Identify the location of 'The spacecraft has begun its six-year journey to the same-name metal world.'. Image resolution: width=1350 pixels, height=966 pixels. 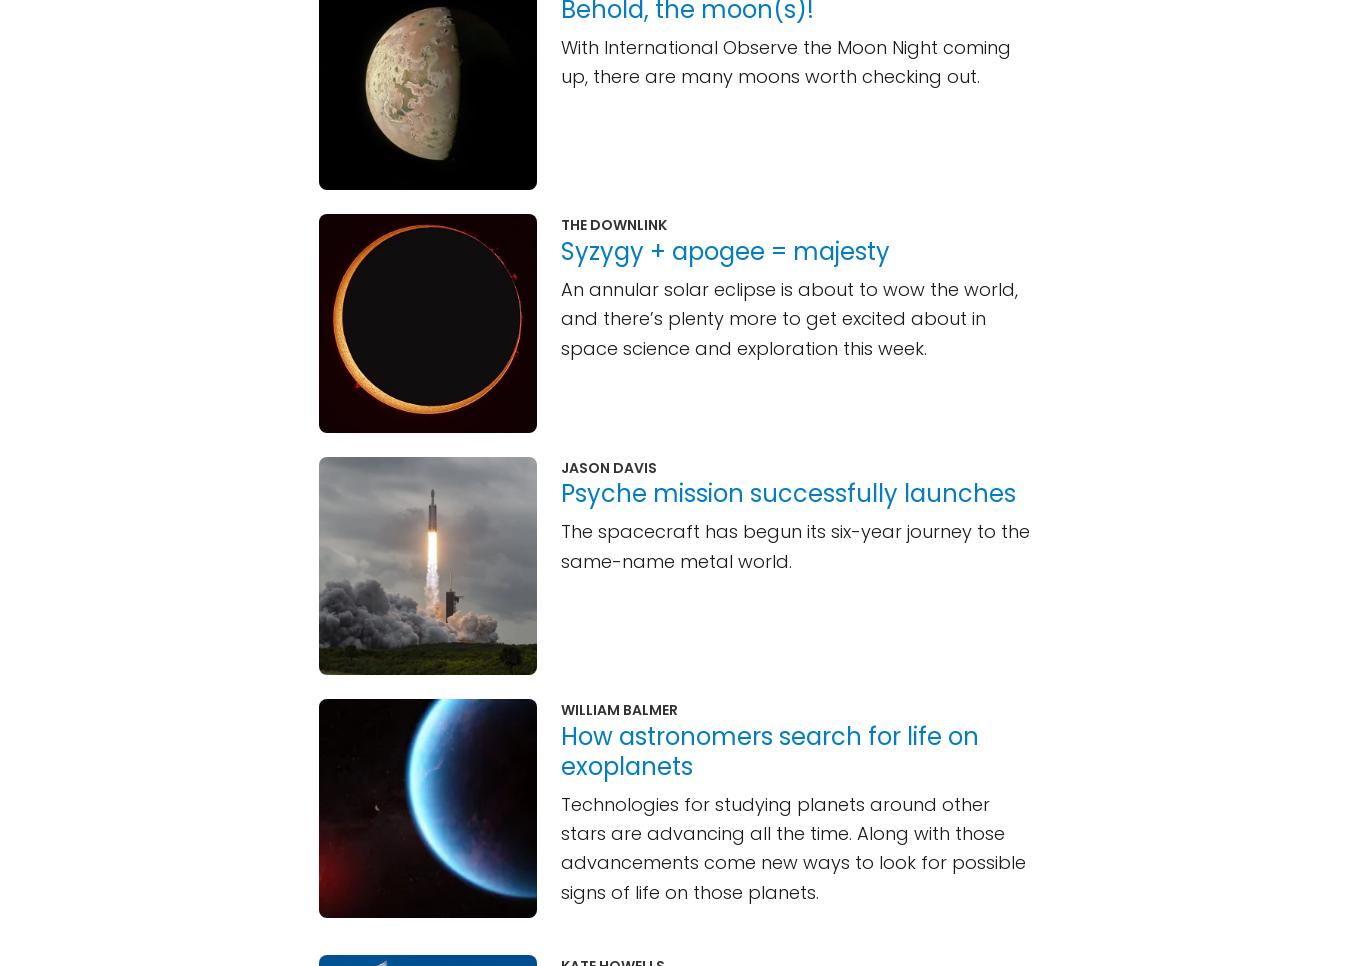
(795, 545).